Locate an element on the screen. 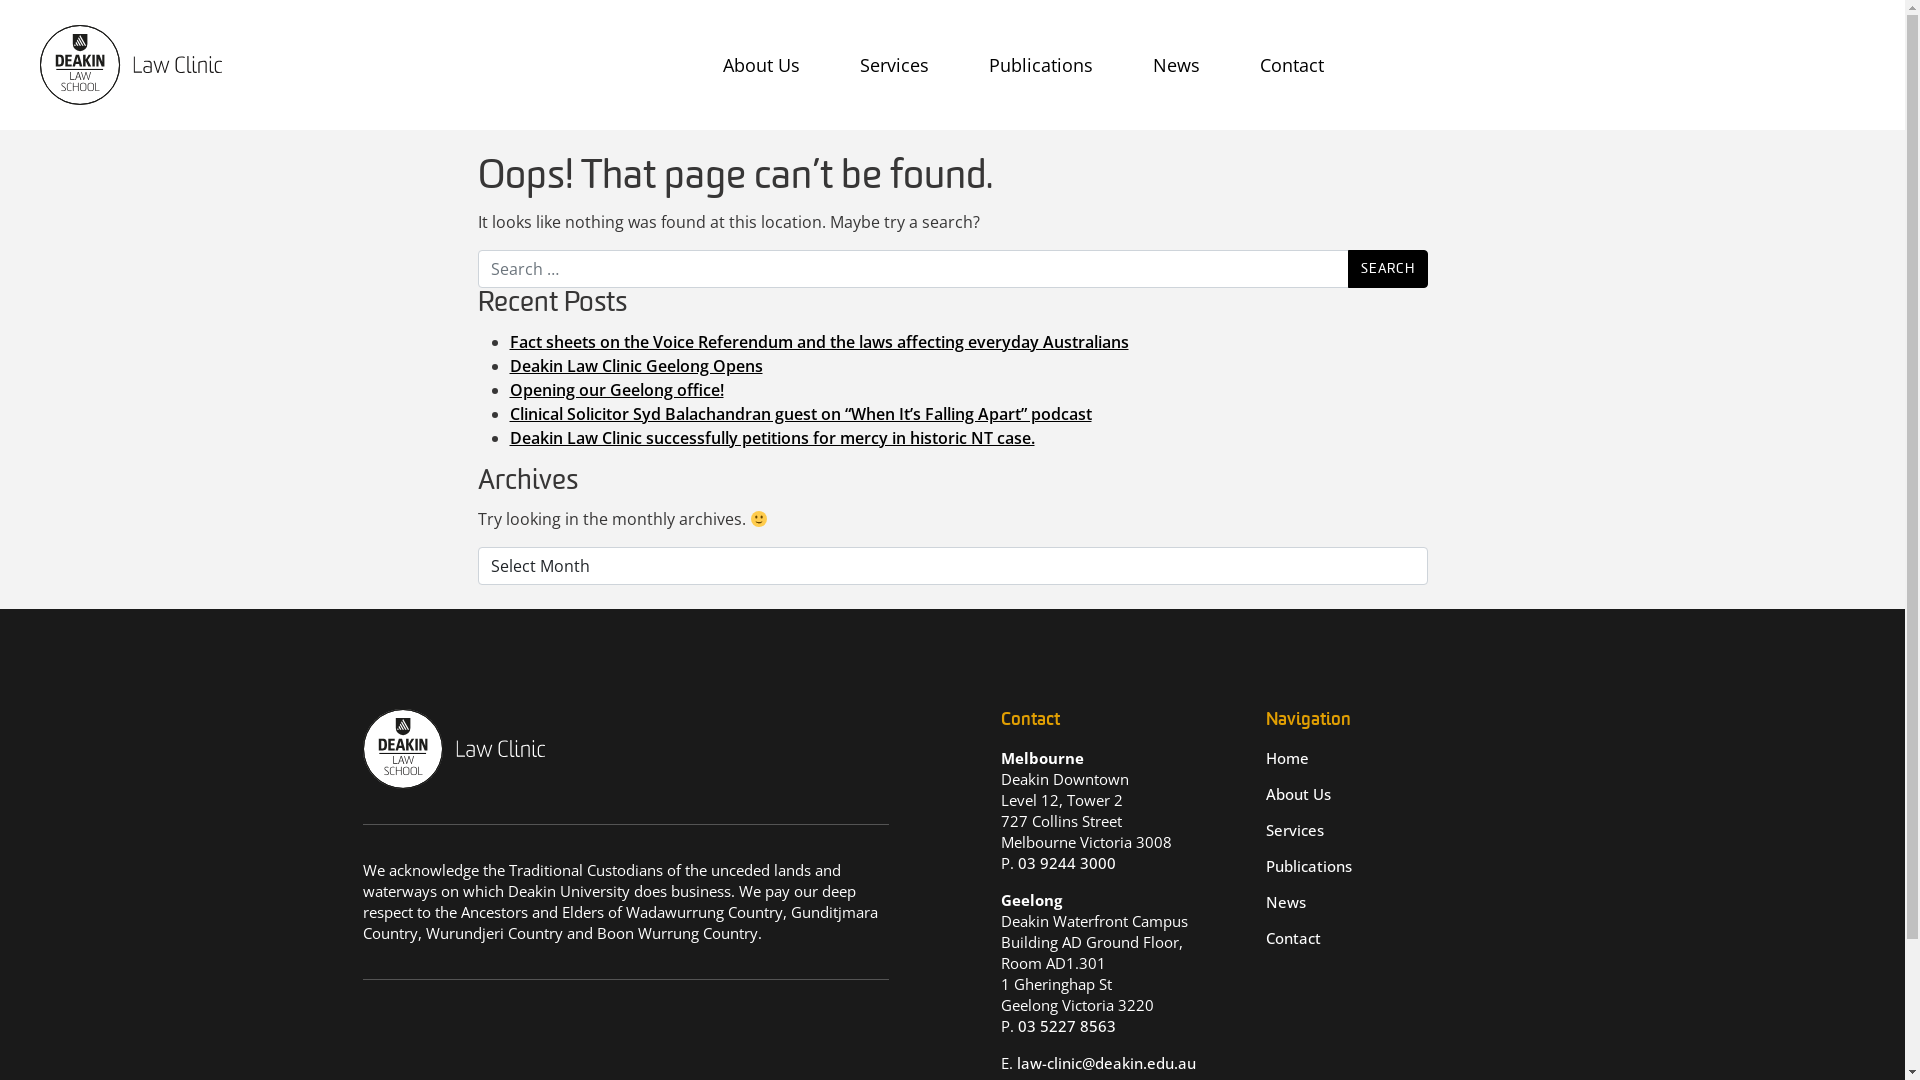  'Opening our Geelong office!' is located at coordinates (616, 389).